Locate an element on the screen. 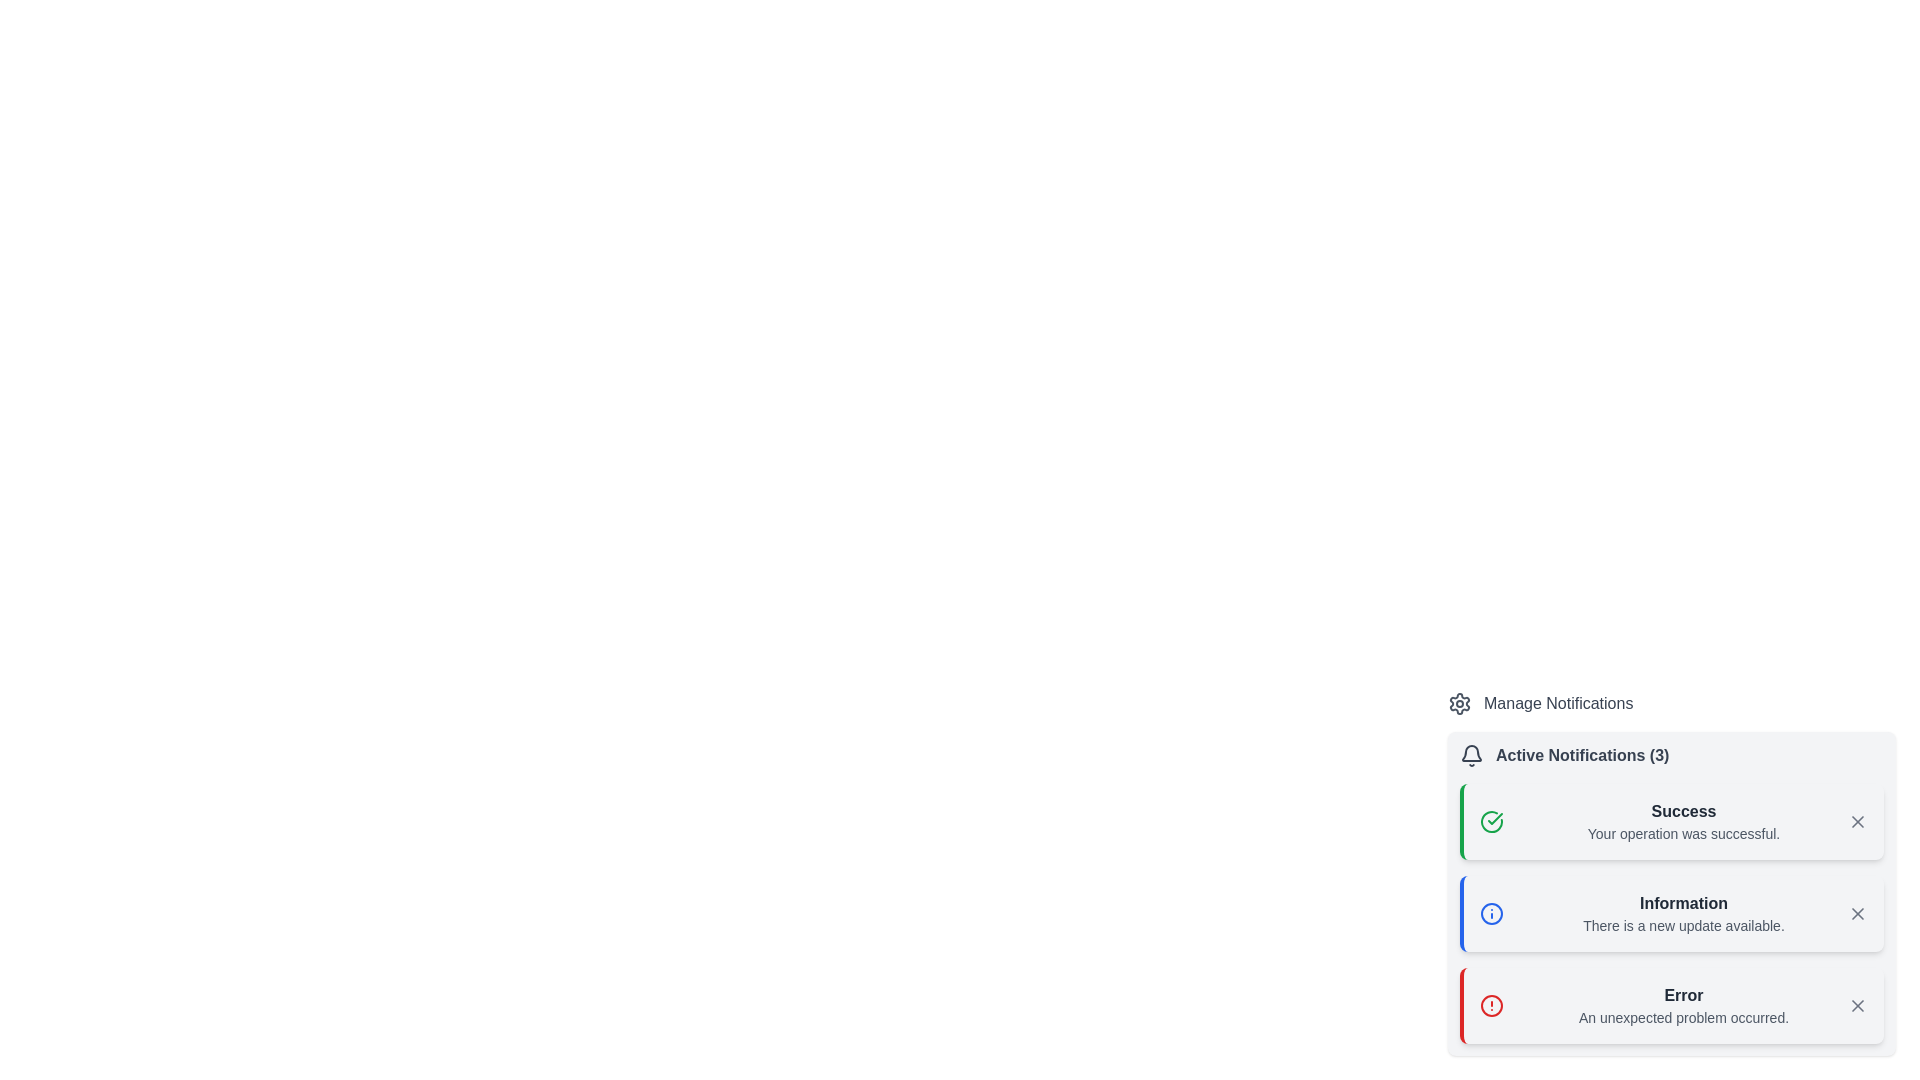 This screenshot has width=1920, height=1080. success message from the first notification card in the 'Active Notifications (3)' list, located at the specified coordinates is located at coordinates (1671, 821).